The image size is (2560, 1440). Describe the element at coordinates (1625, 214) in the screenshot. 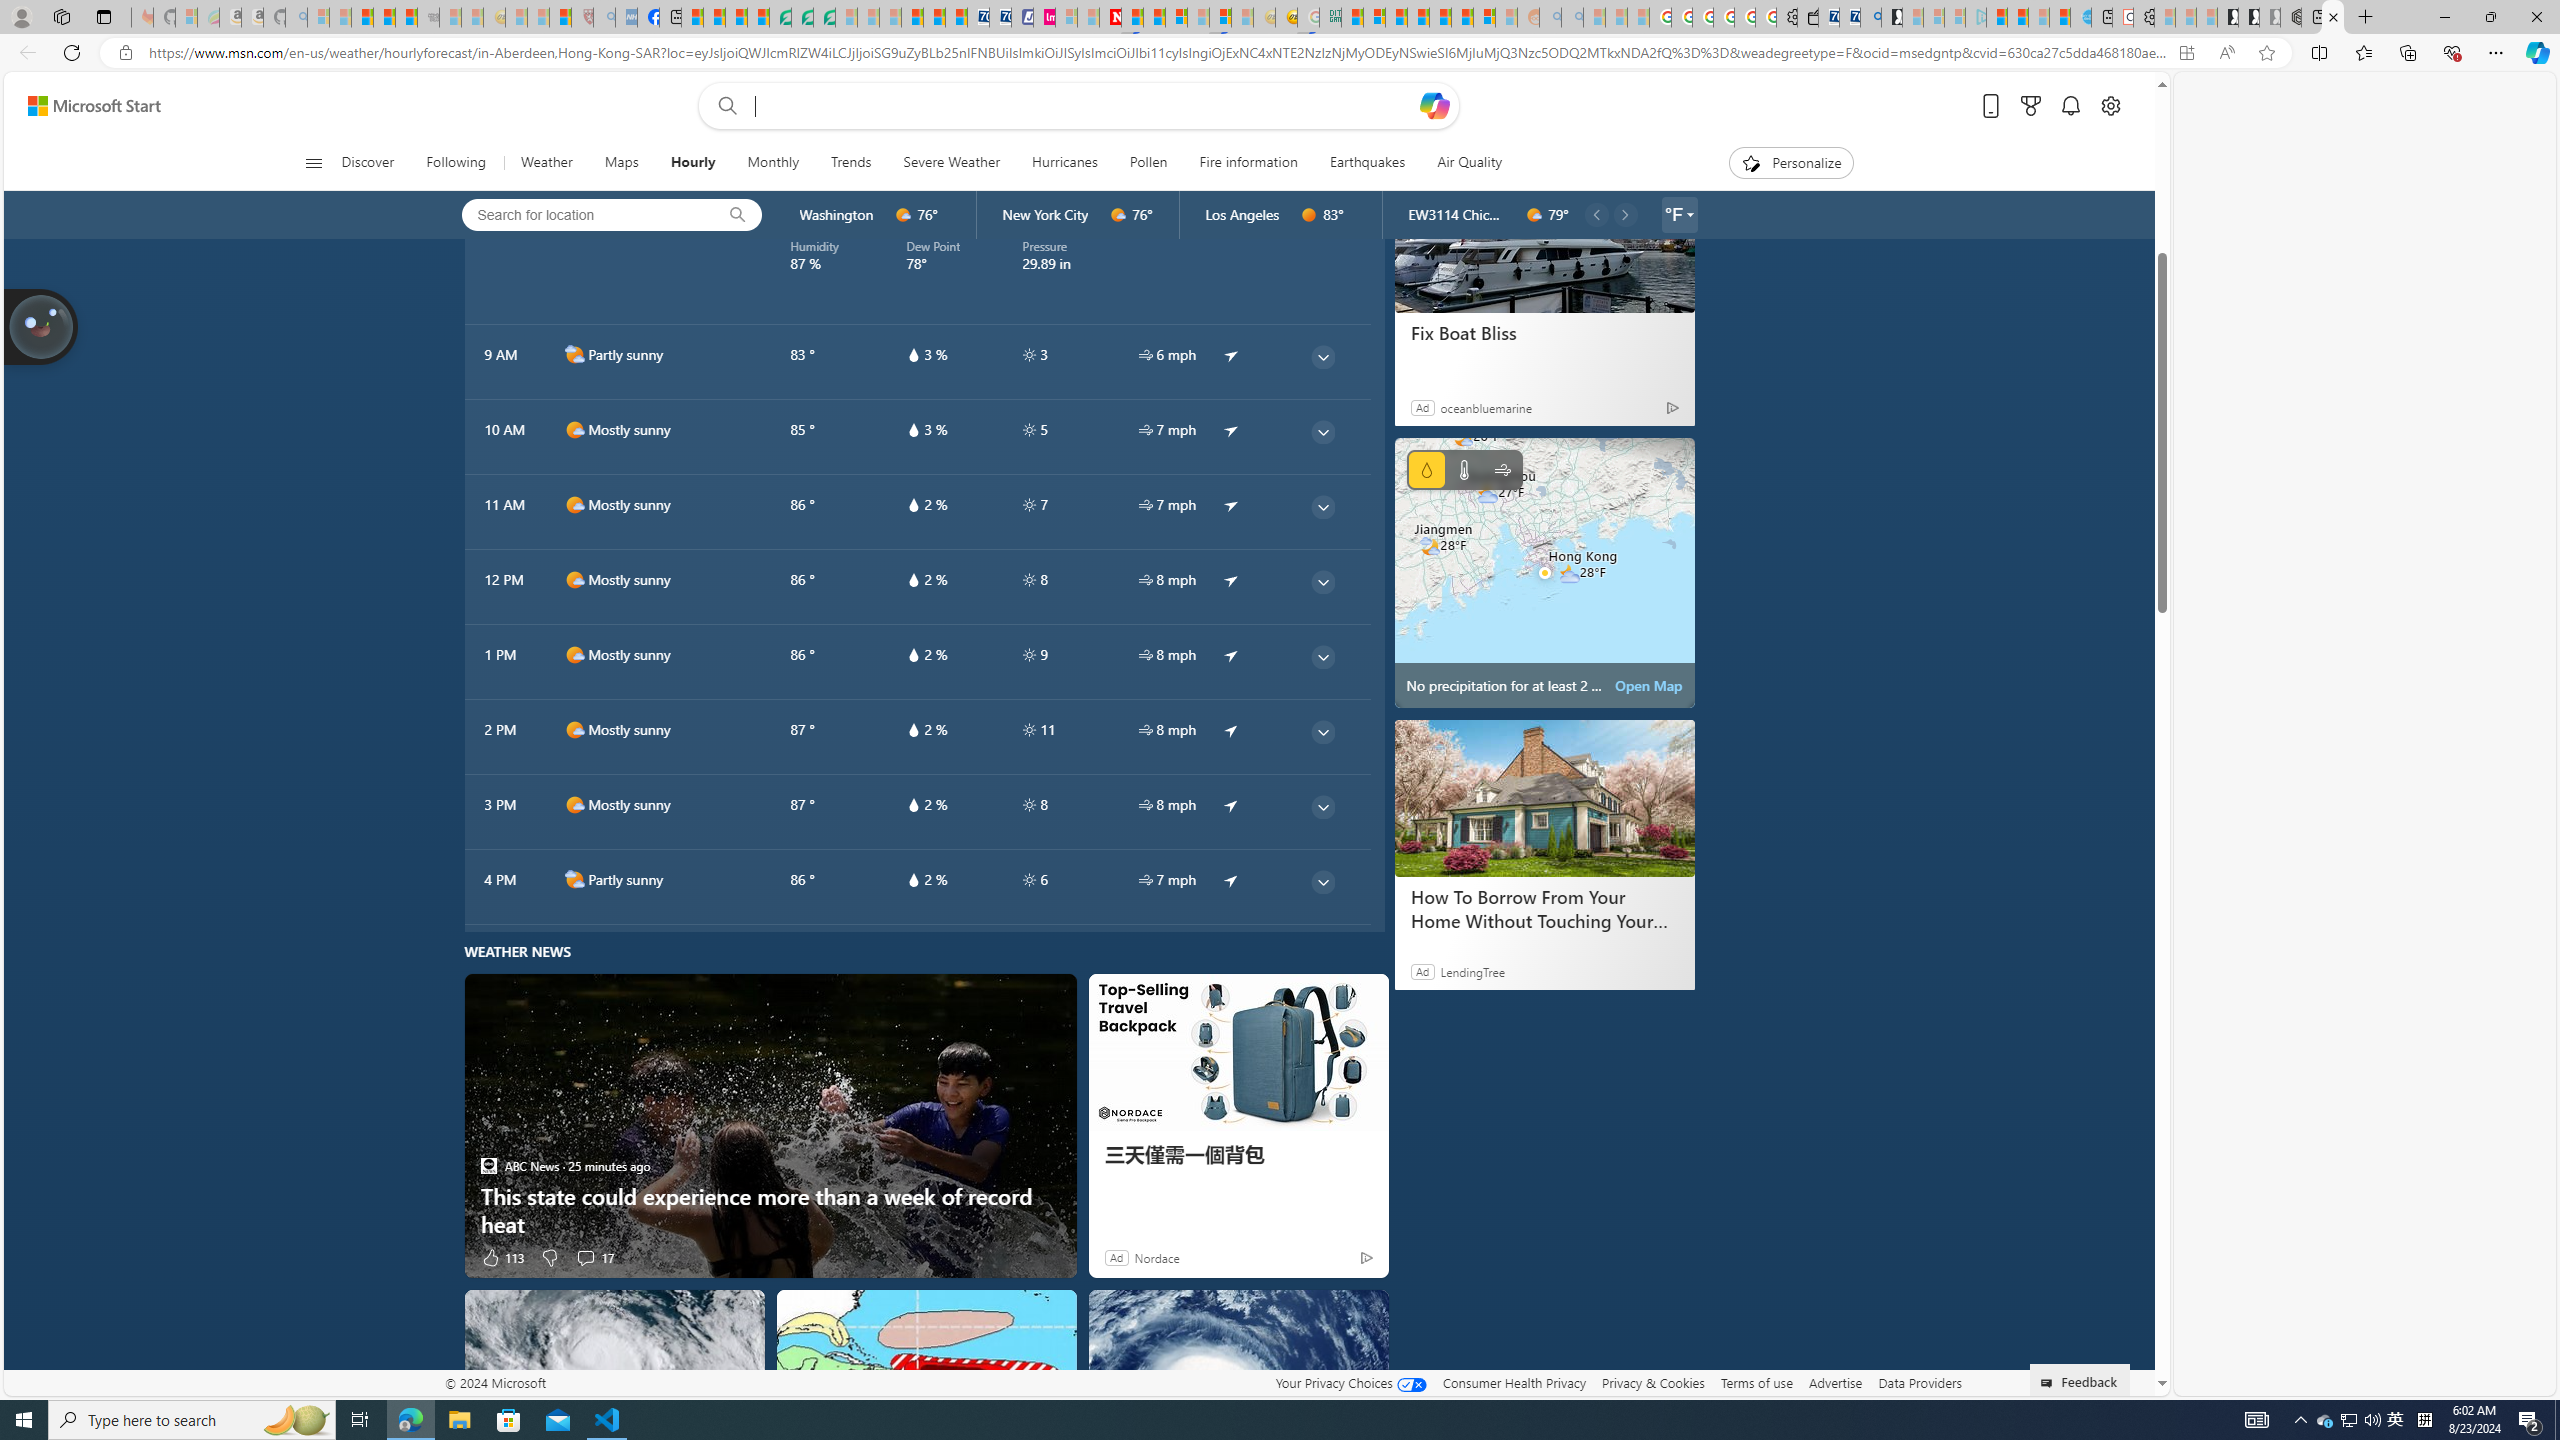

I see `'common/carouselChevron'` at that location.